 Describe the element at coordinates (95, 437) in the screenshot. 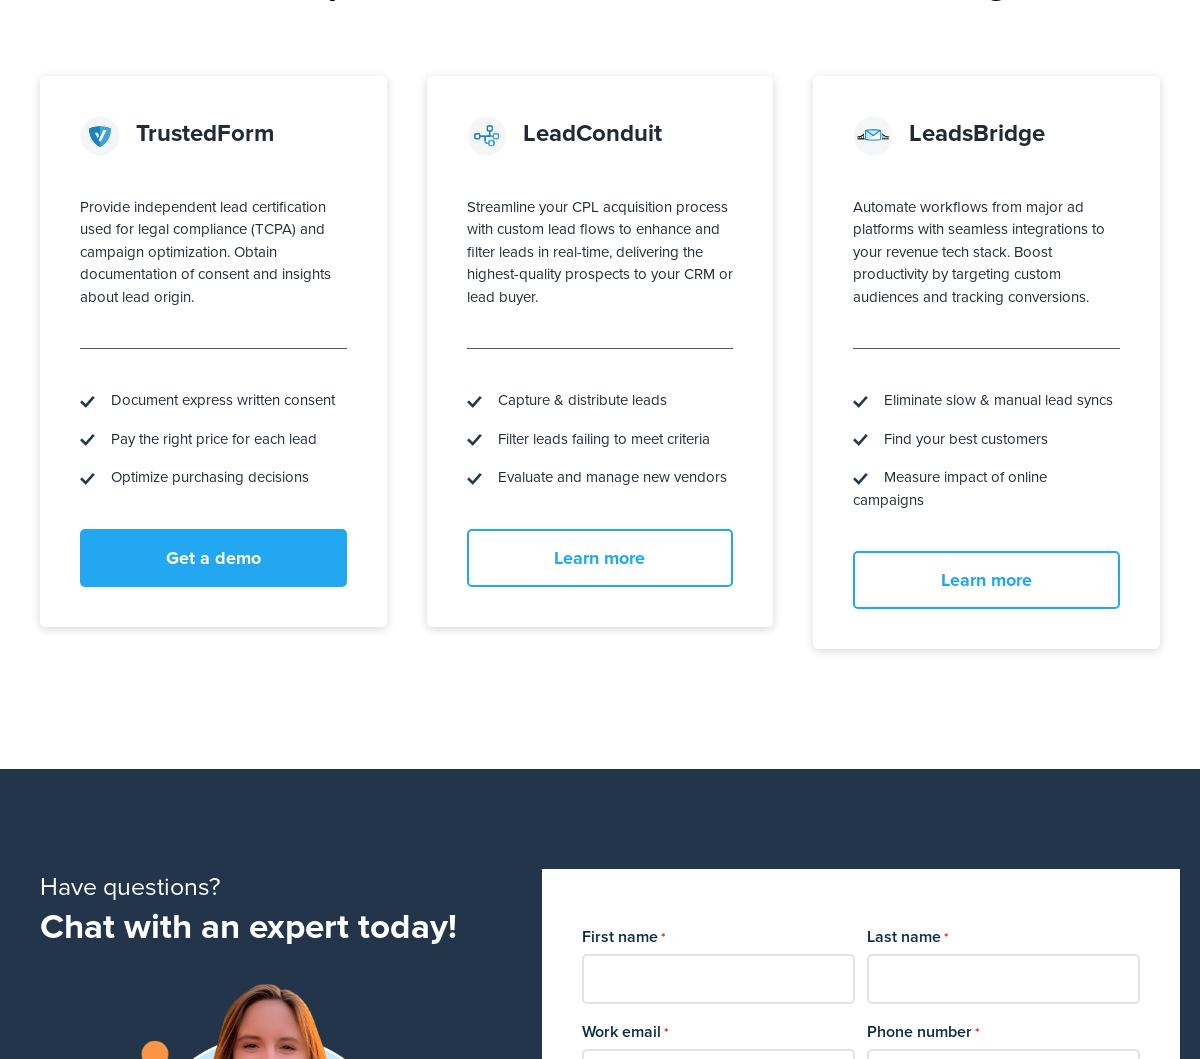

I see `'Pay the right price for each lead'` at that location.